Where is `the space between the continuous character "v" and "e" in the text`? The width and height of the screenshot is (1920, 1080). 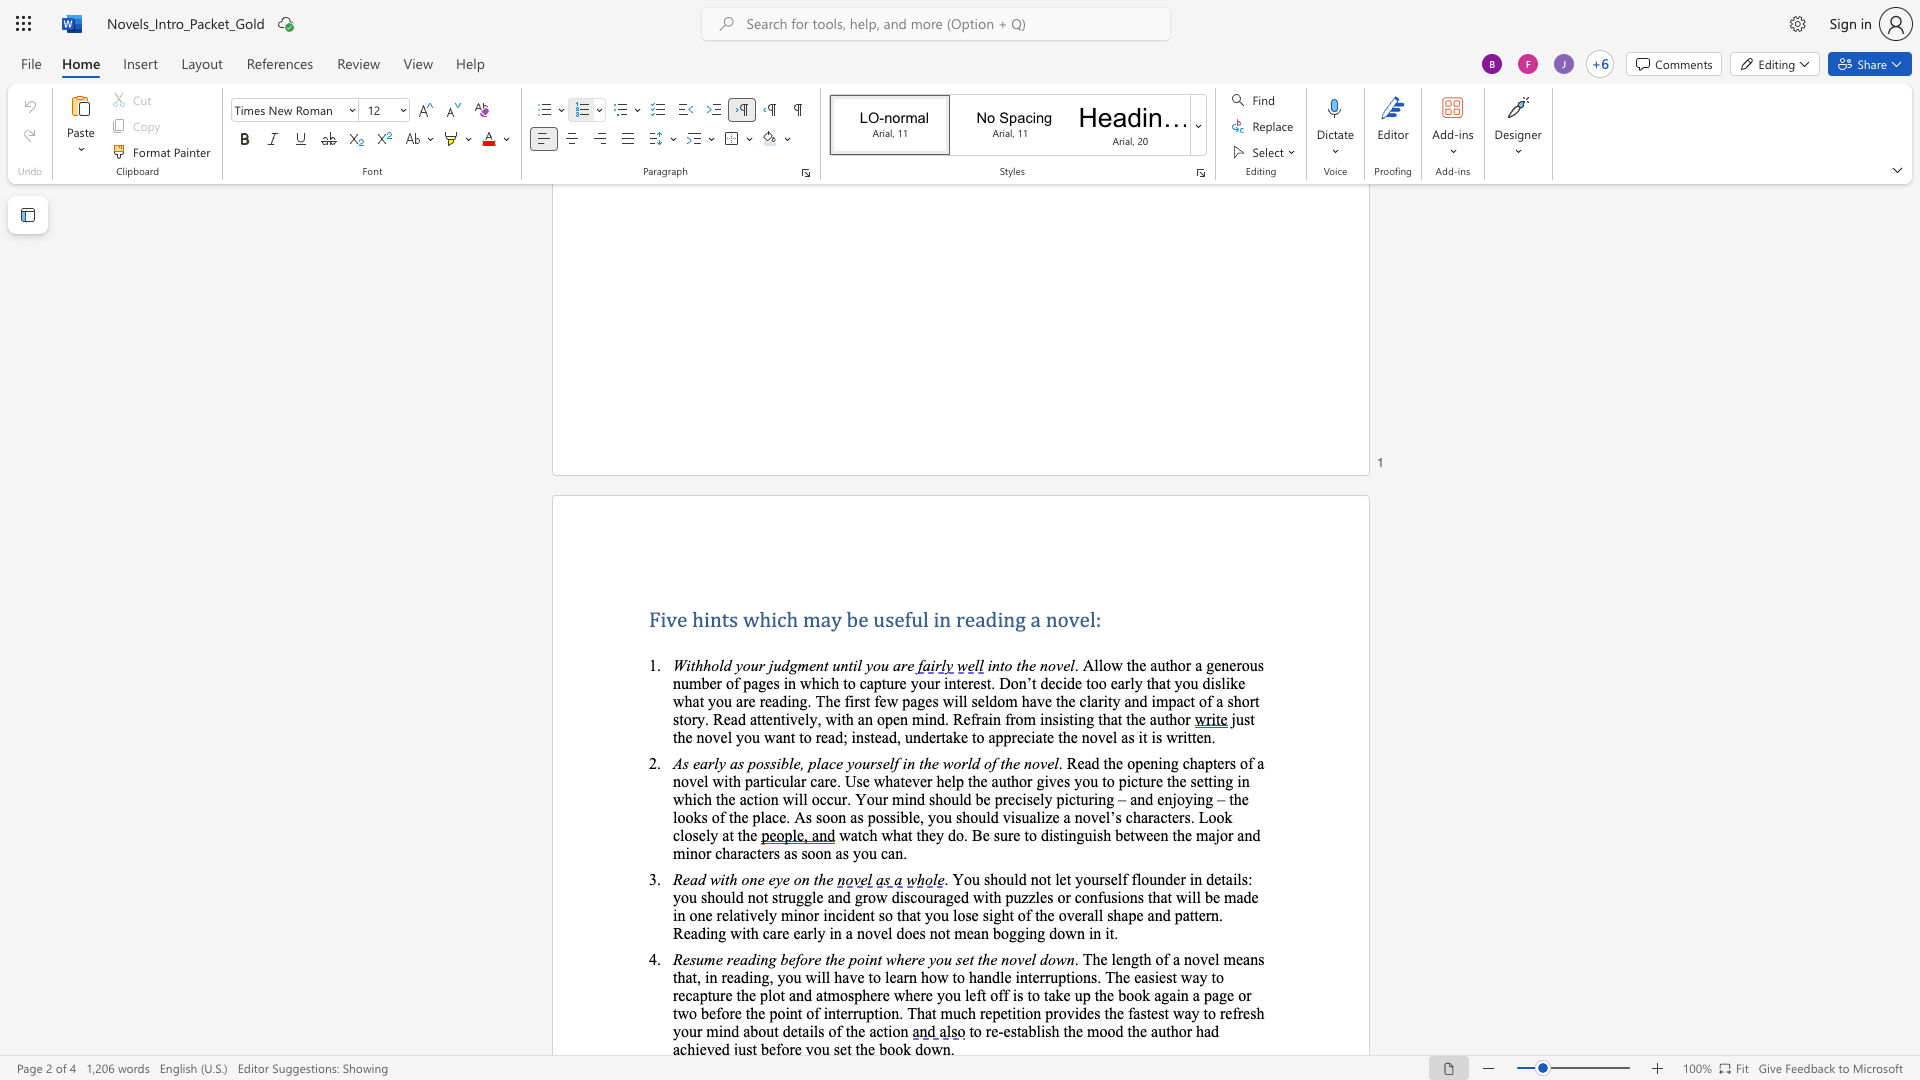 the space between the continuous character "v" and "e" in the text is located at coordinates (1046, 763).